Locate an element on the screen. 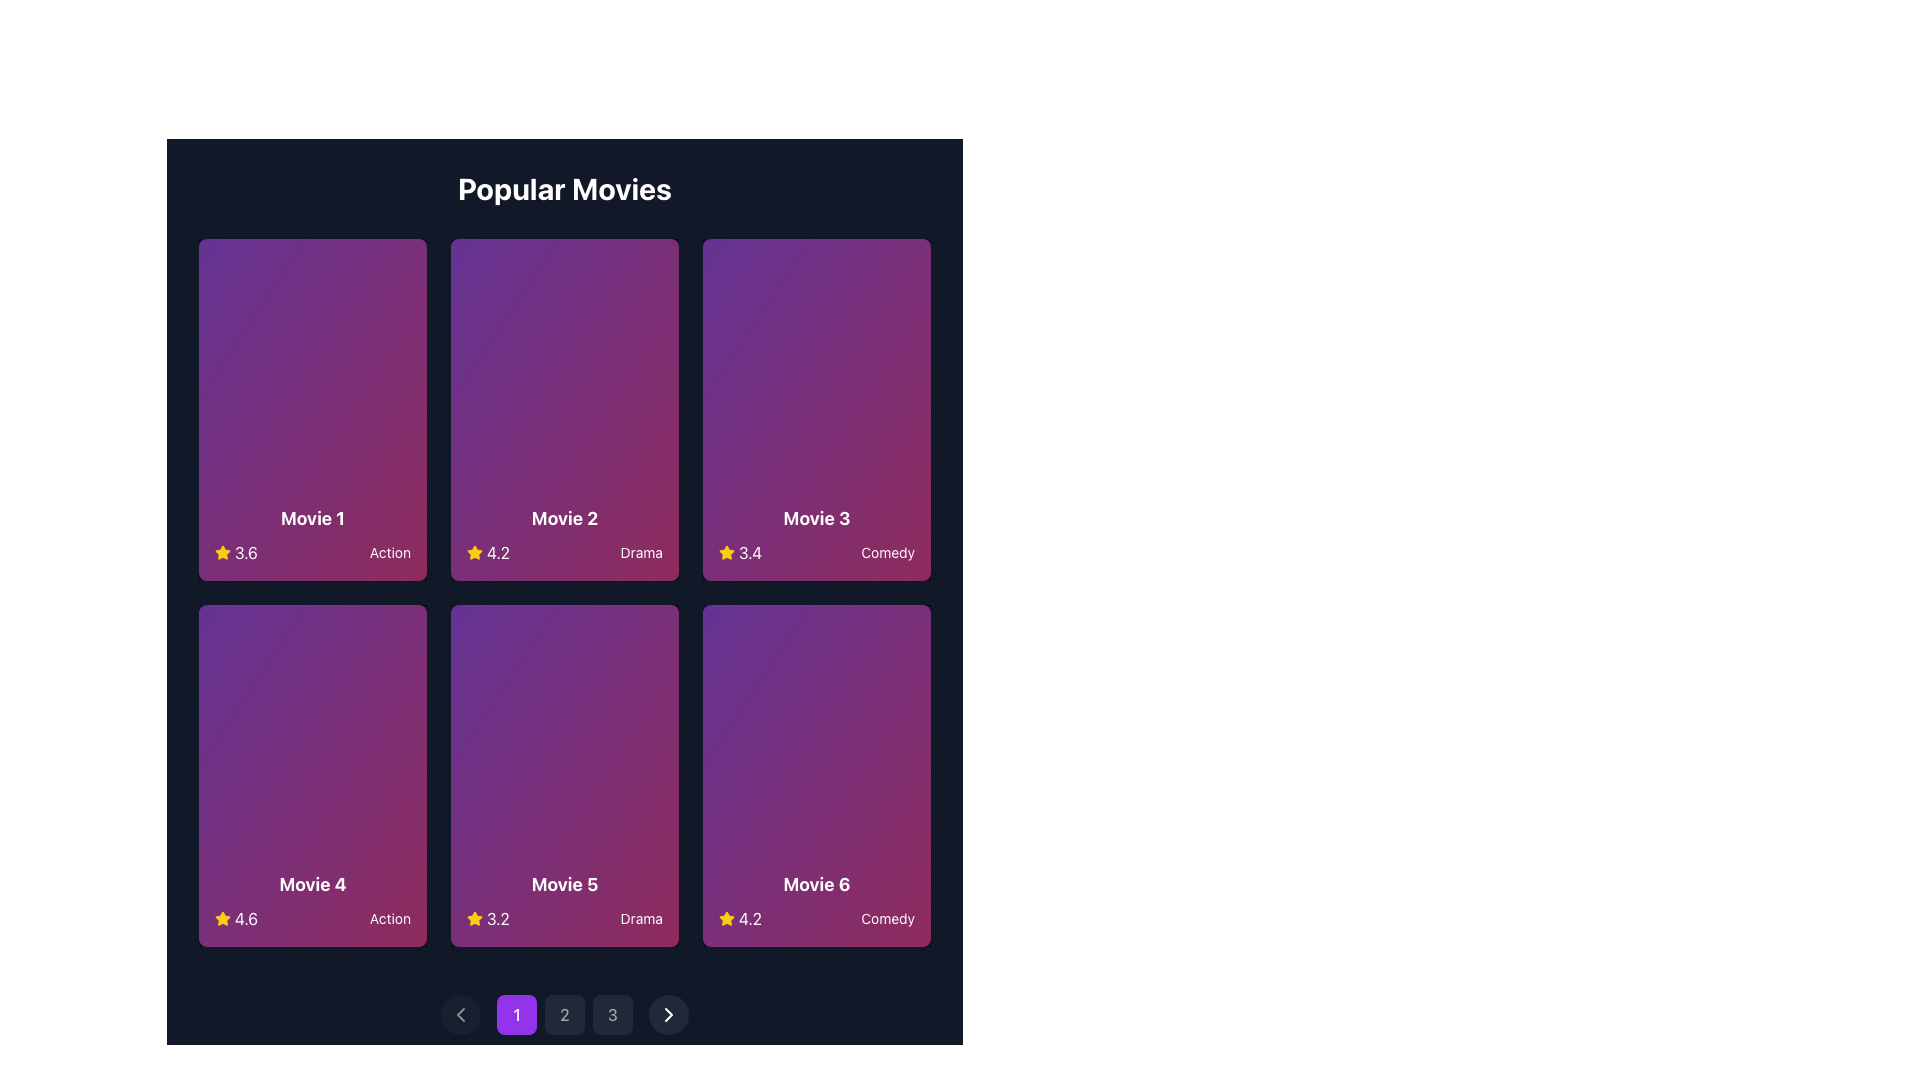 This screenshot has width=1920, height=1080. text label indicating the genre of the associated movie located in the second row, second column of the grid layout, adjacent to a yellow star symbol and the rating '4.2' is located at coordinates (641, 552).